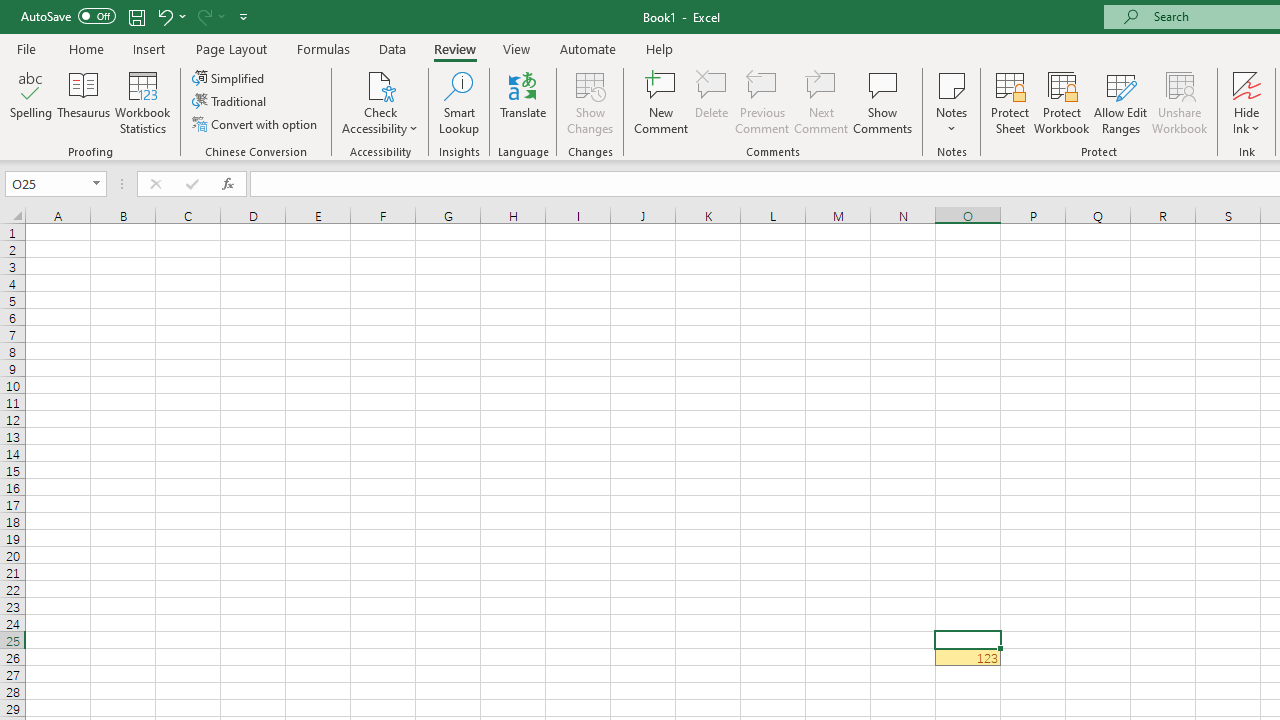 This screenshot has height=720, width=1280. I want to click on 'New Comment', so click(661, 103).